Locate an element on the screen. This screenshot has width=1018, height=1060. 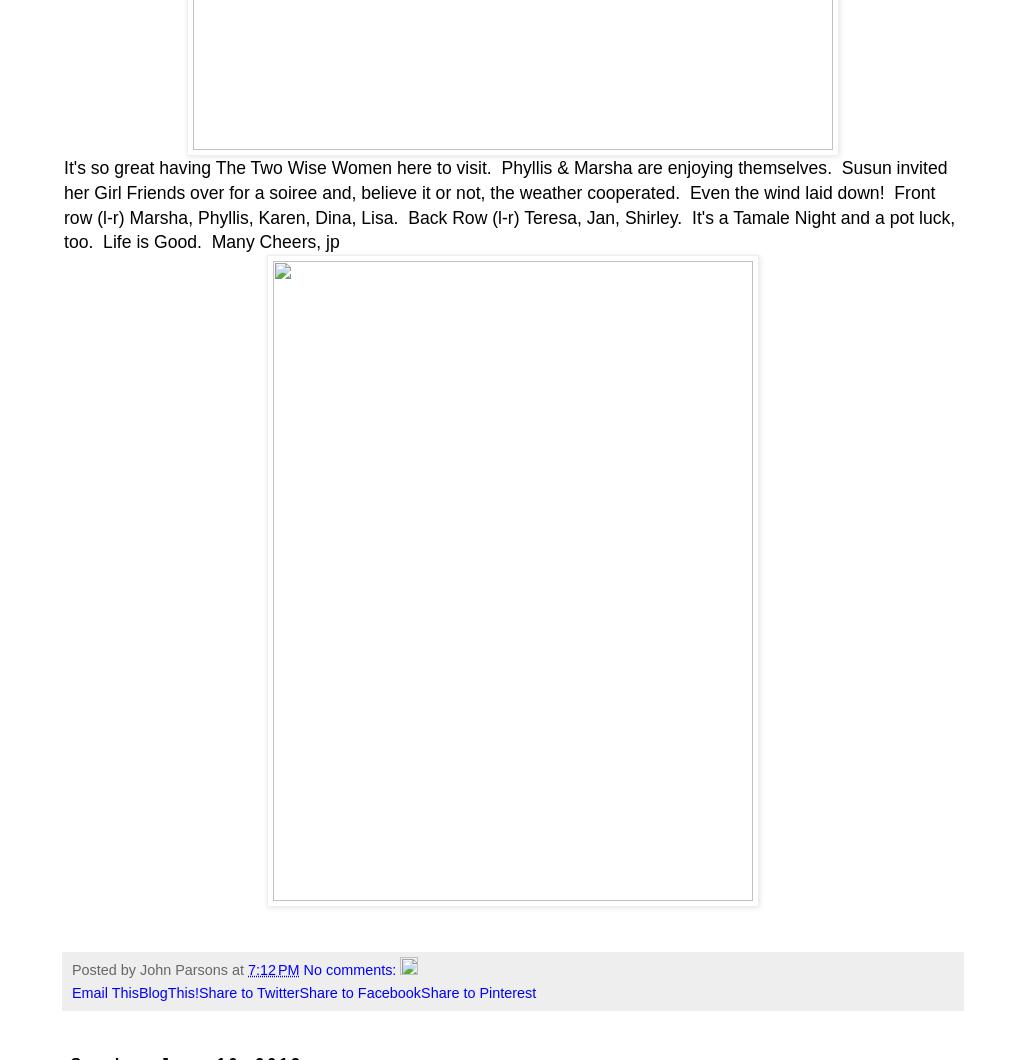
'at' is located at coordinates (239, 969).